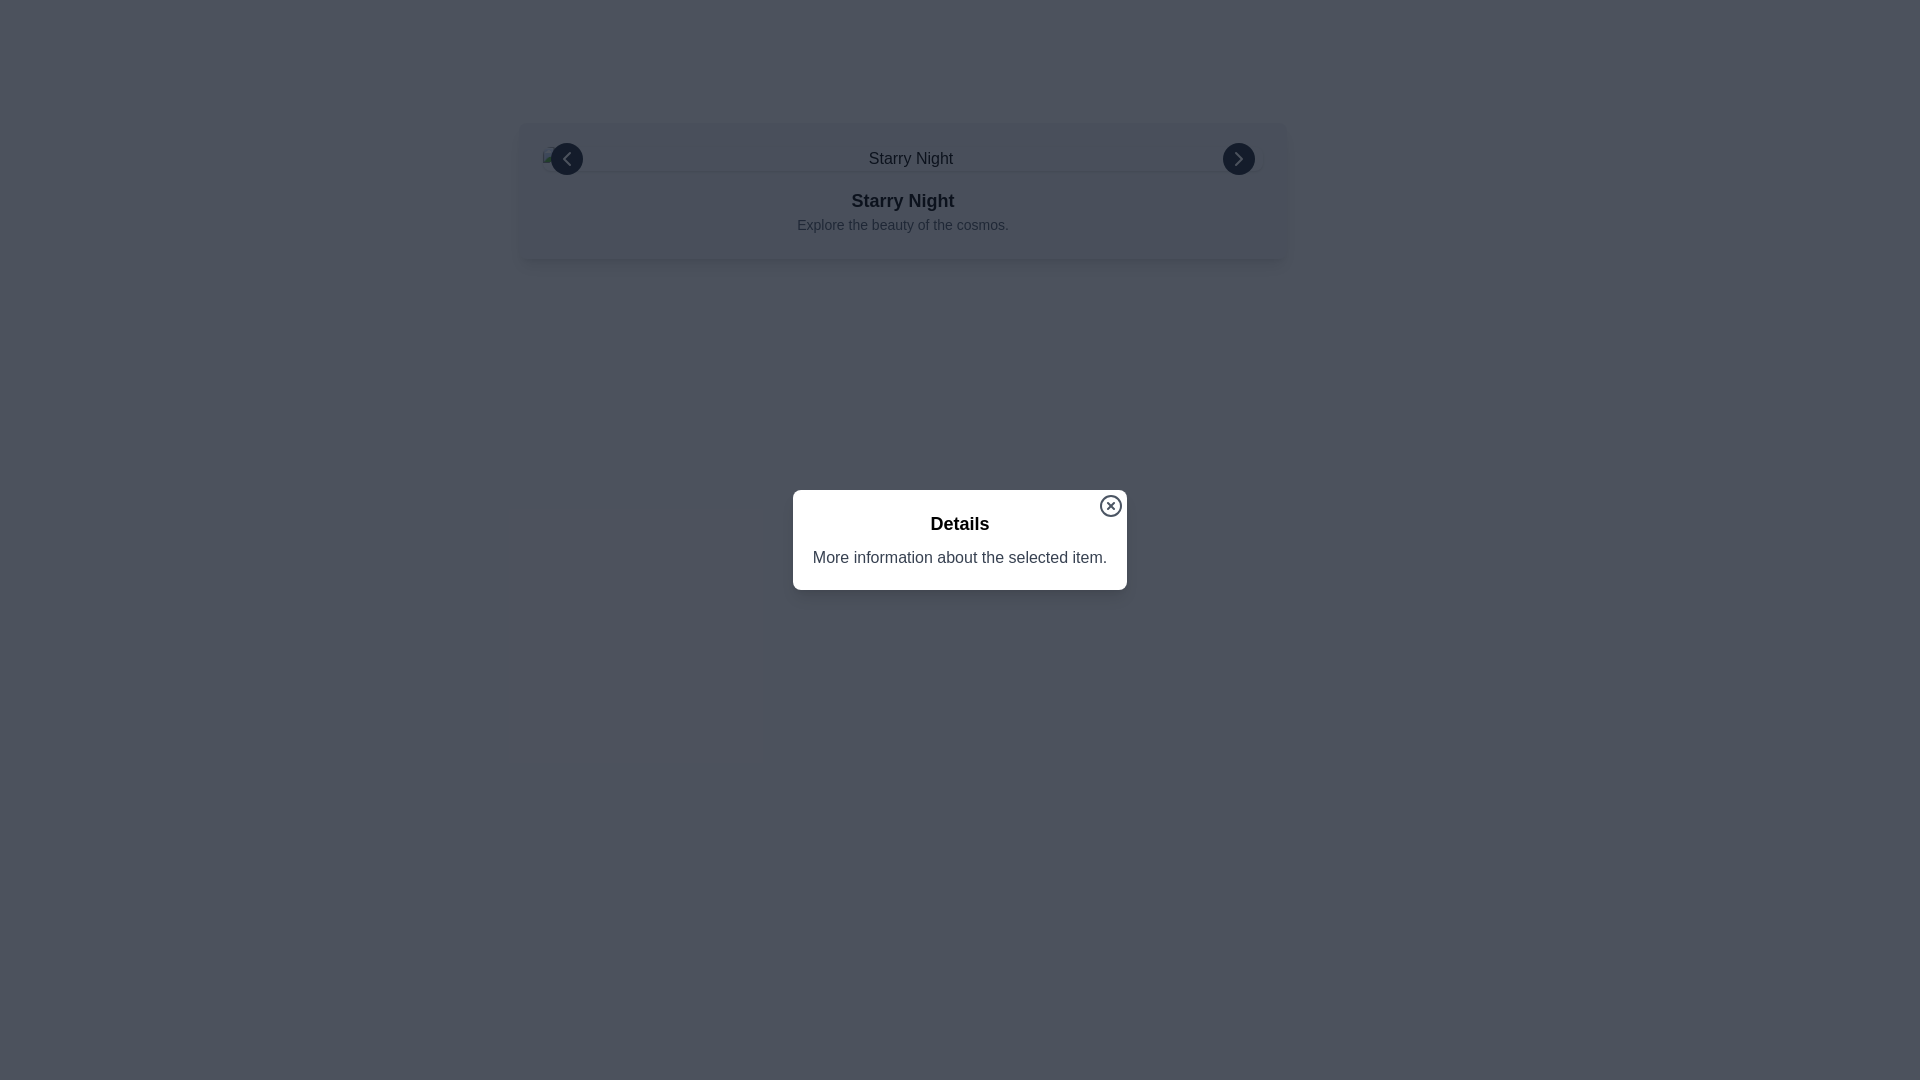 The height and width of the screenshot is (1080, 1920). I want to click on the navigation chevron icon within the circular button on the left side of the 'Starry Night' panel, so click(565, 157).